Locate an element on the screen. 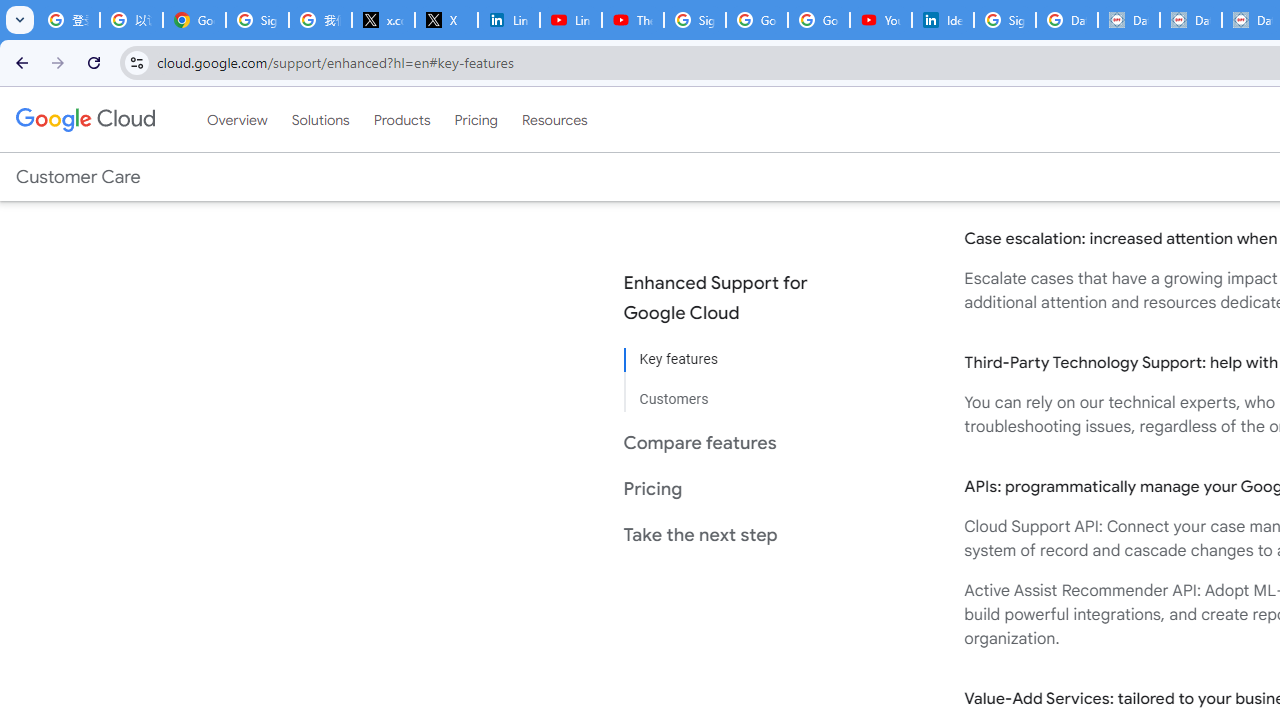 Image resolution: width=1280 pixels, height=720 pixels. 'Google Cloud' is located at coordinates (84, 119).